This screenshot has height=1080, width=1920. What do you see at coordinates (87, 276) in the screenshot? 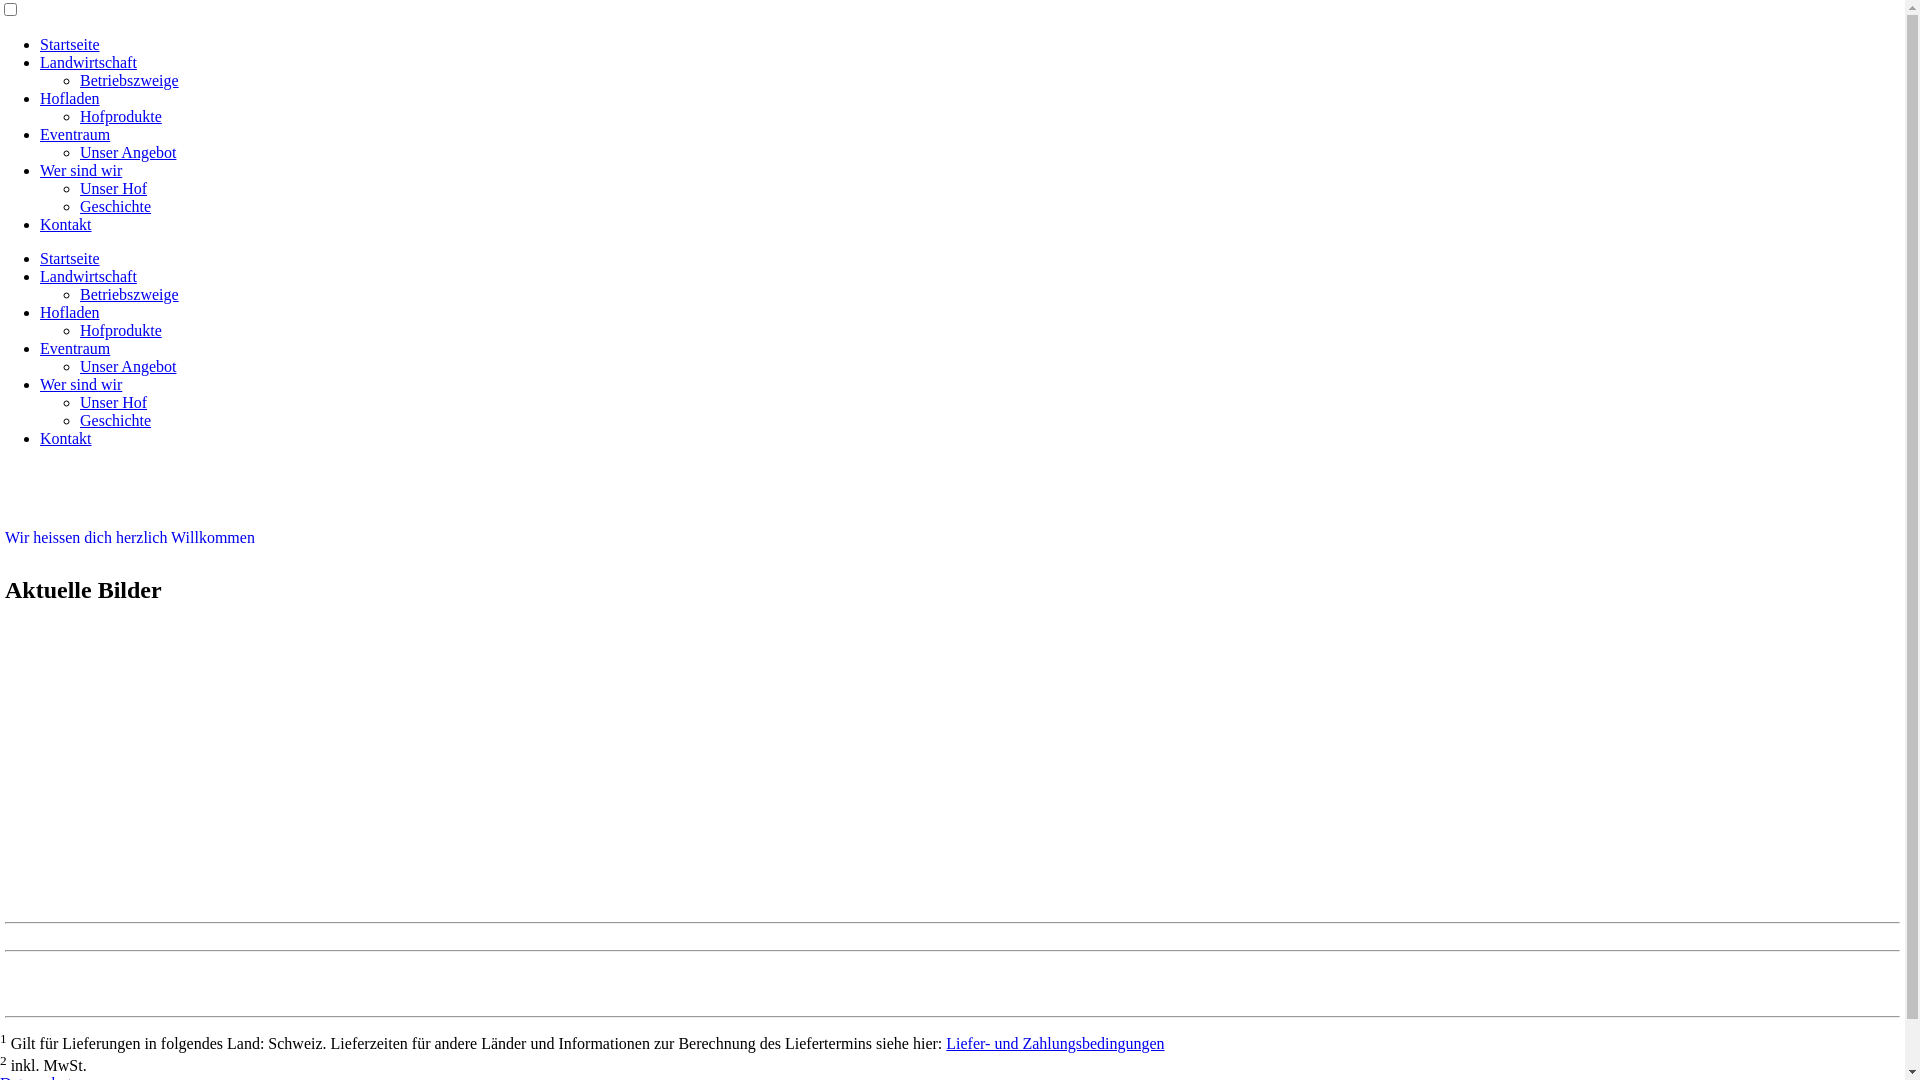
I see `'Landwirtschaft'` at bounding box center [87, 276].